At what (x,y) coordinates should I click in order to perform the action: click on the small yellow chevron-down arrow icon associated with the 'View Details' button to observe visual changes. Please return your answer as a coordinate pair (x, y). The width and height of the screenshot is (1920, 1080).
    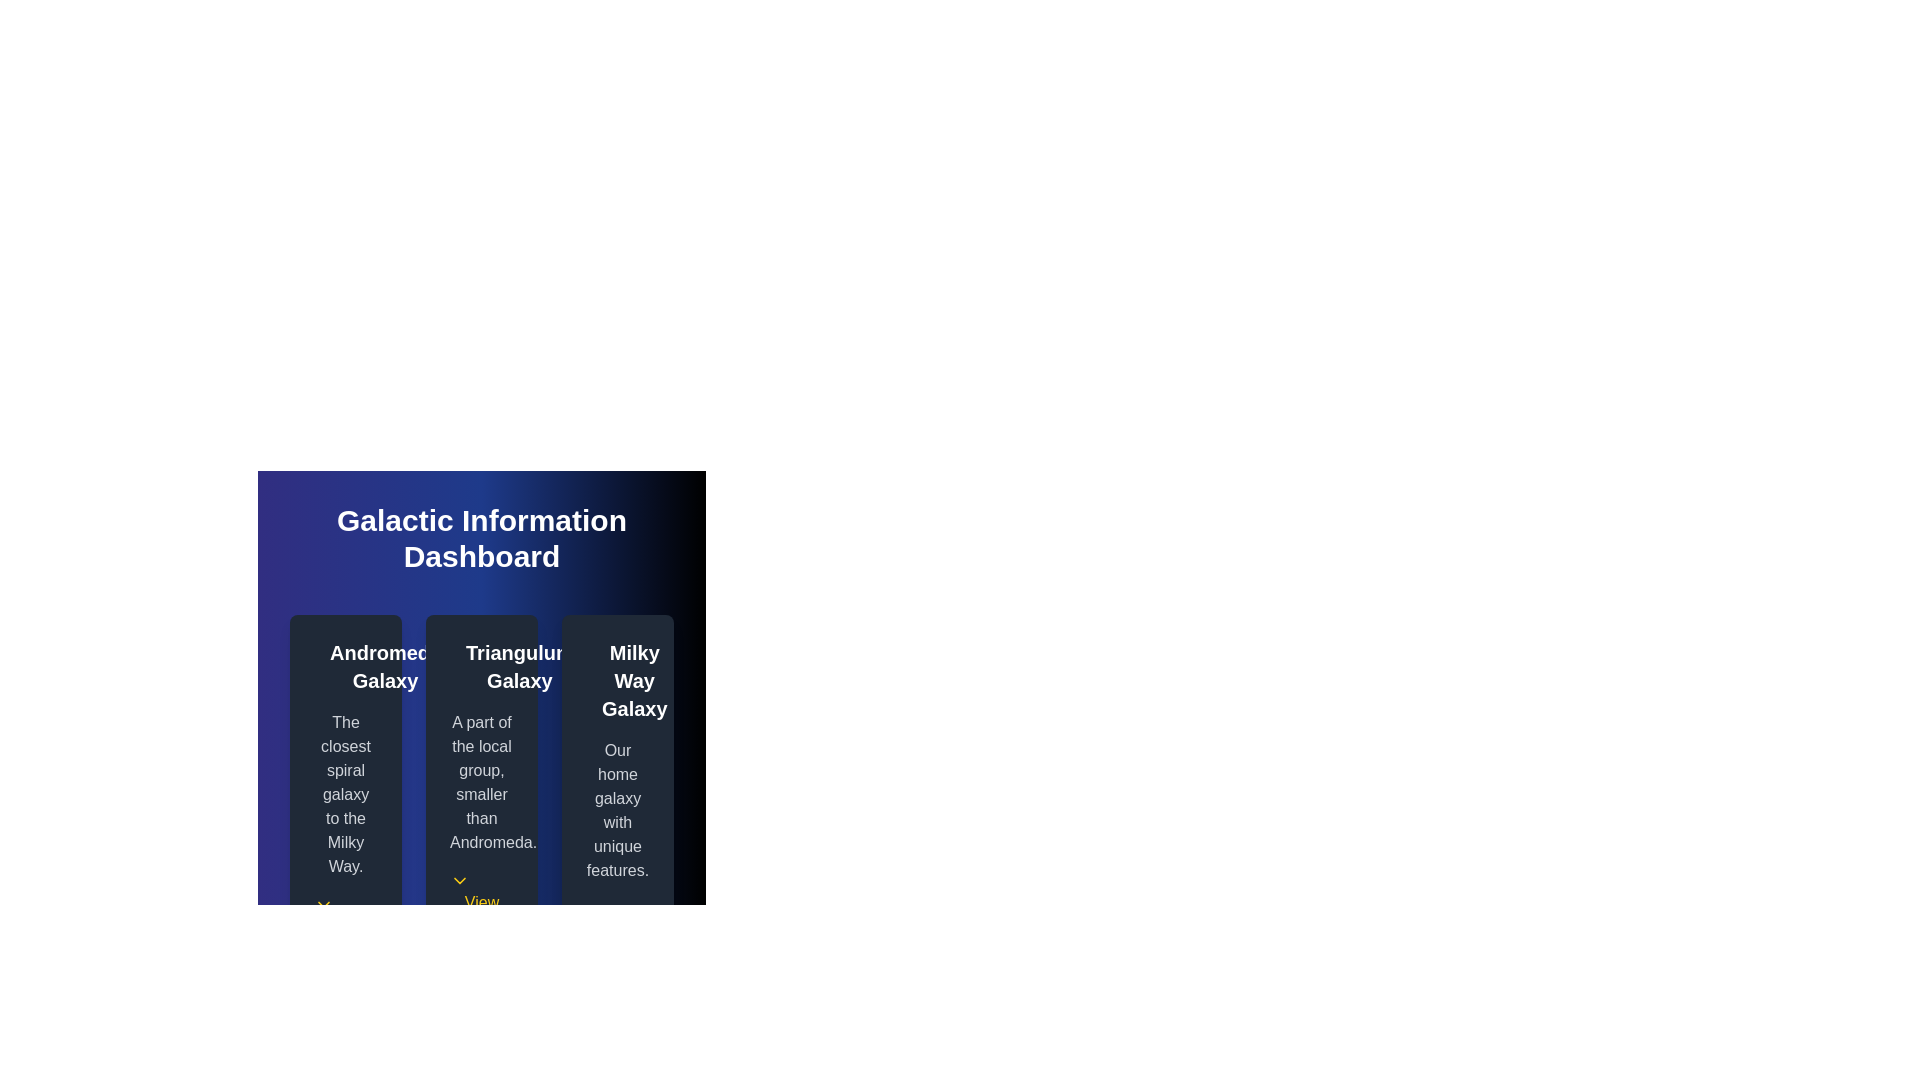
    Looking at the image, I should click on (324, 905).